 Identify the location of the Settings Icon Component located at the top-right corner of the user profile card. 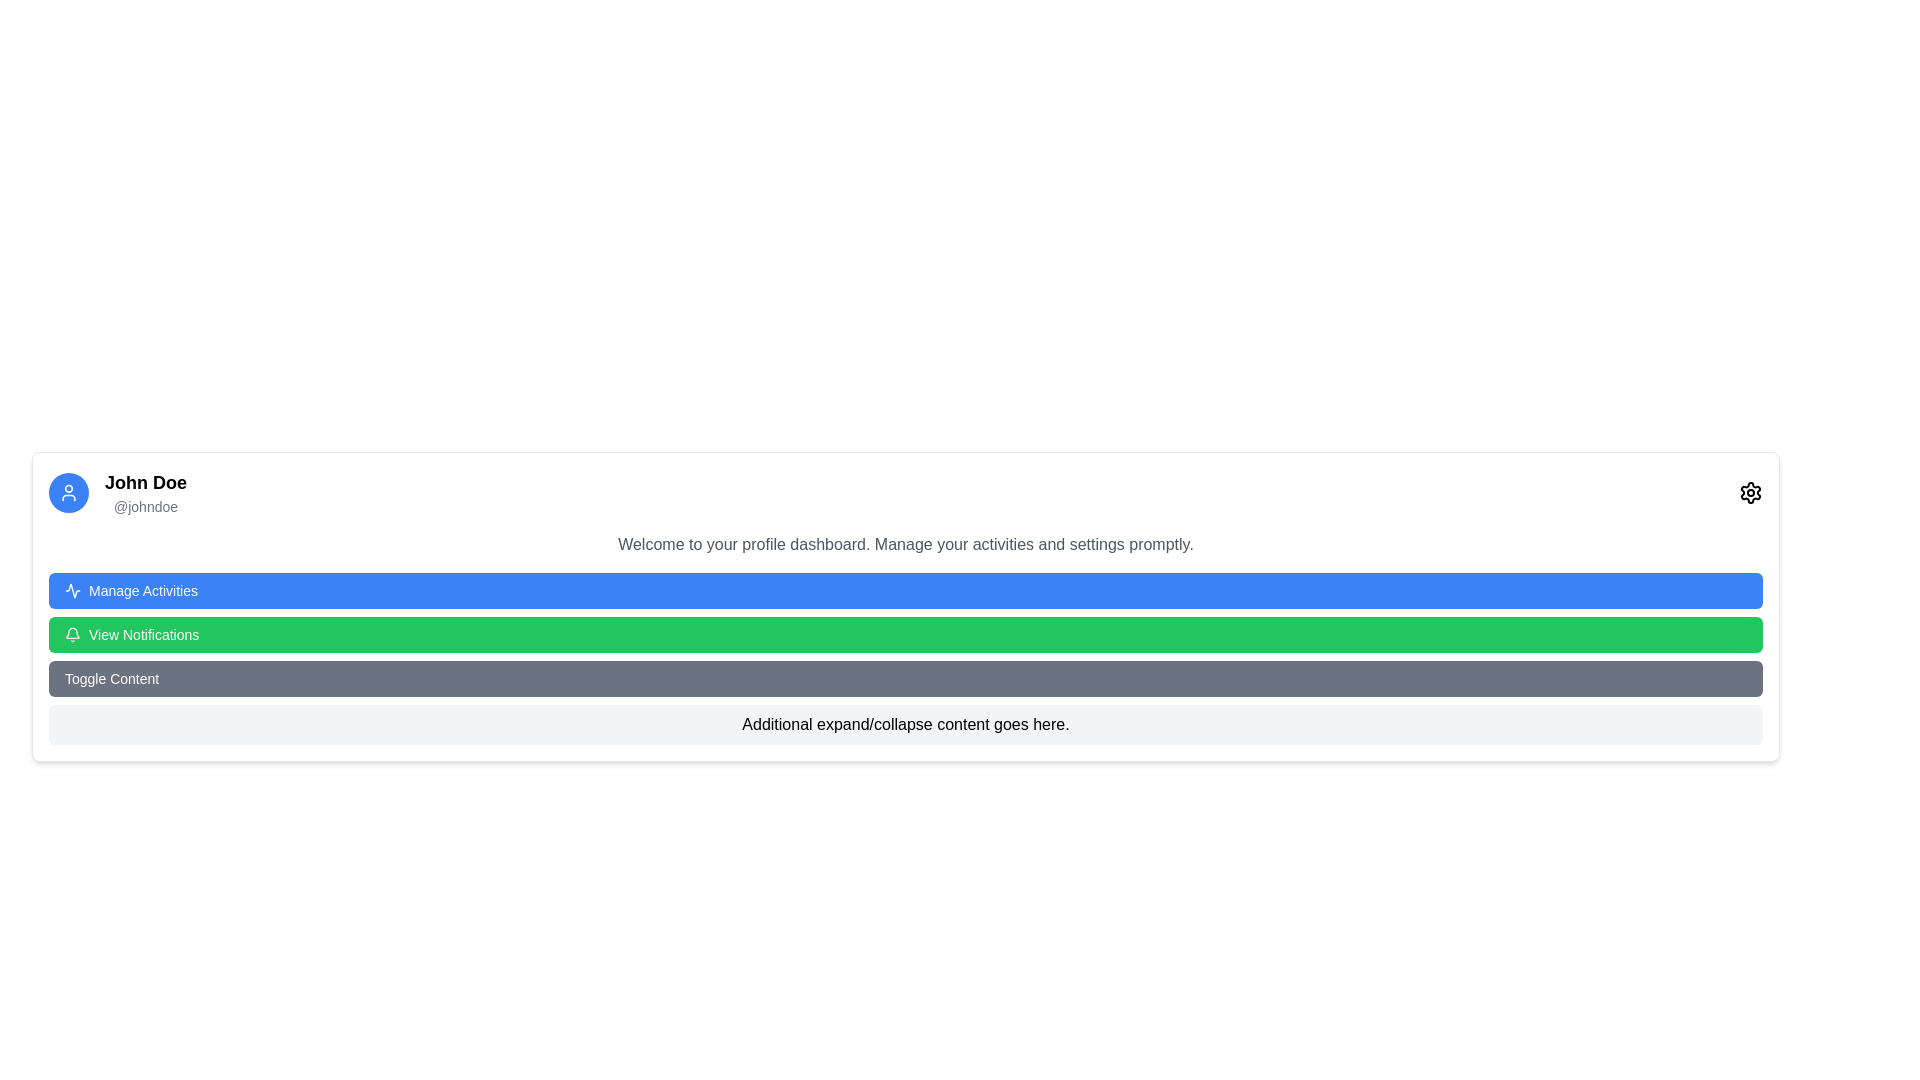
(1750, 493).